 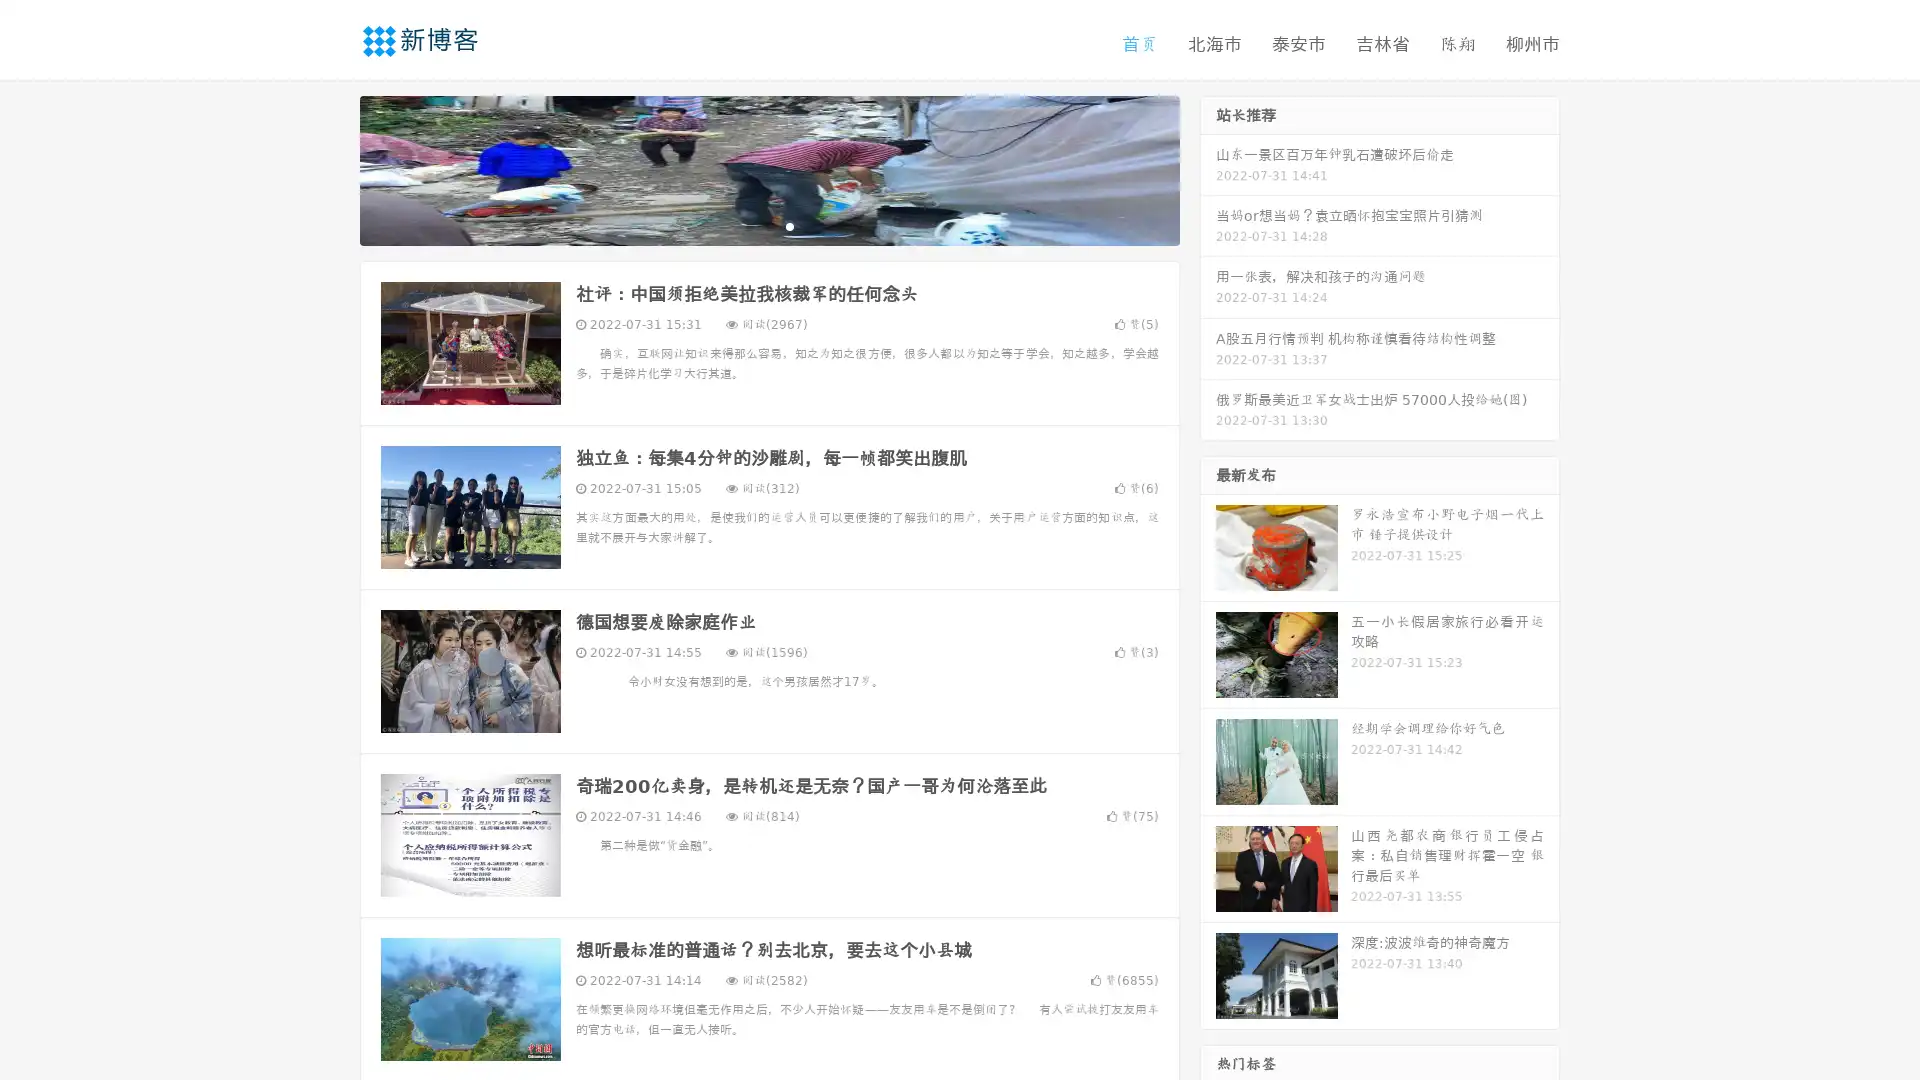 What do you see at coordinates (330, 168) in the screenshot?
I see `Previous slide` at bounding box center [330, 168].